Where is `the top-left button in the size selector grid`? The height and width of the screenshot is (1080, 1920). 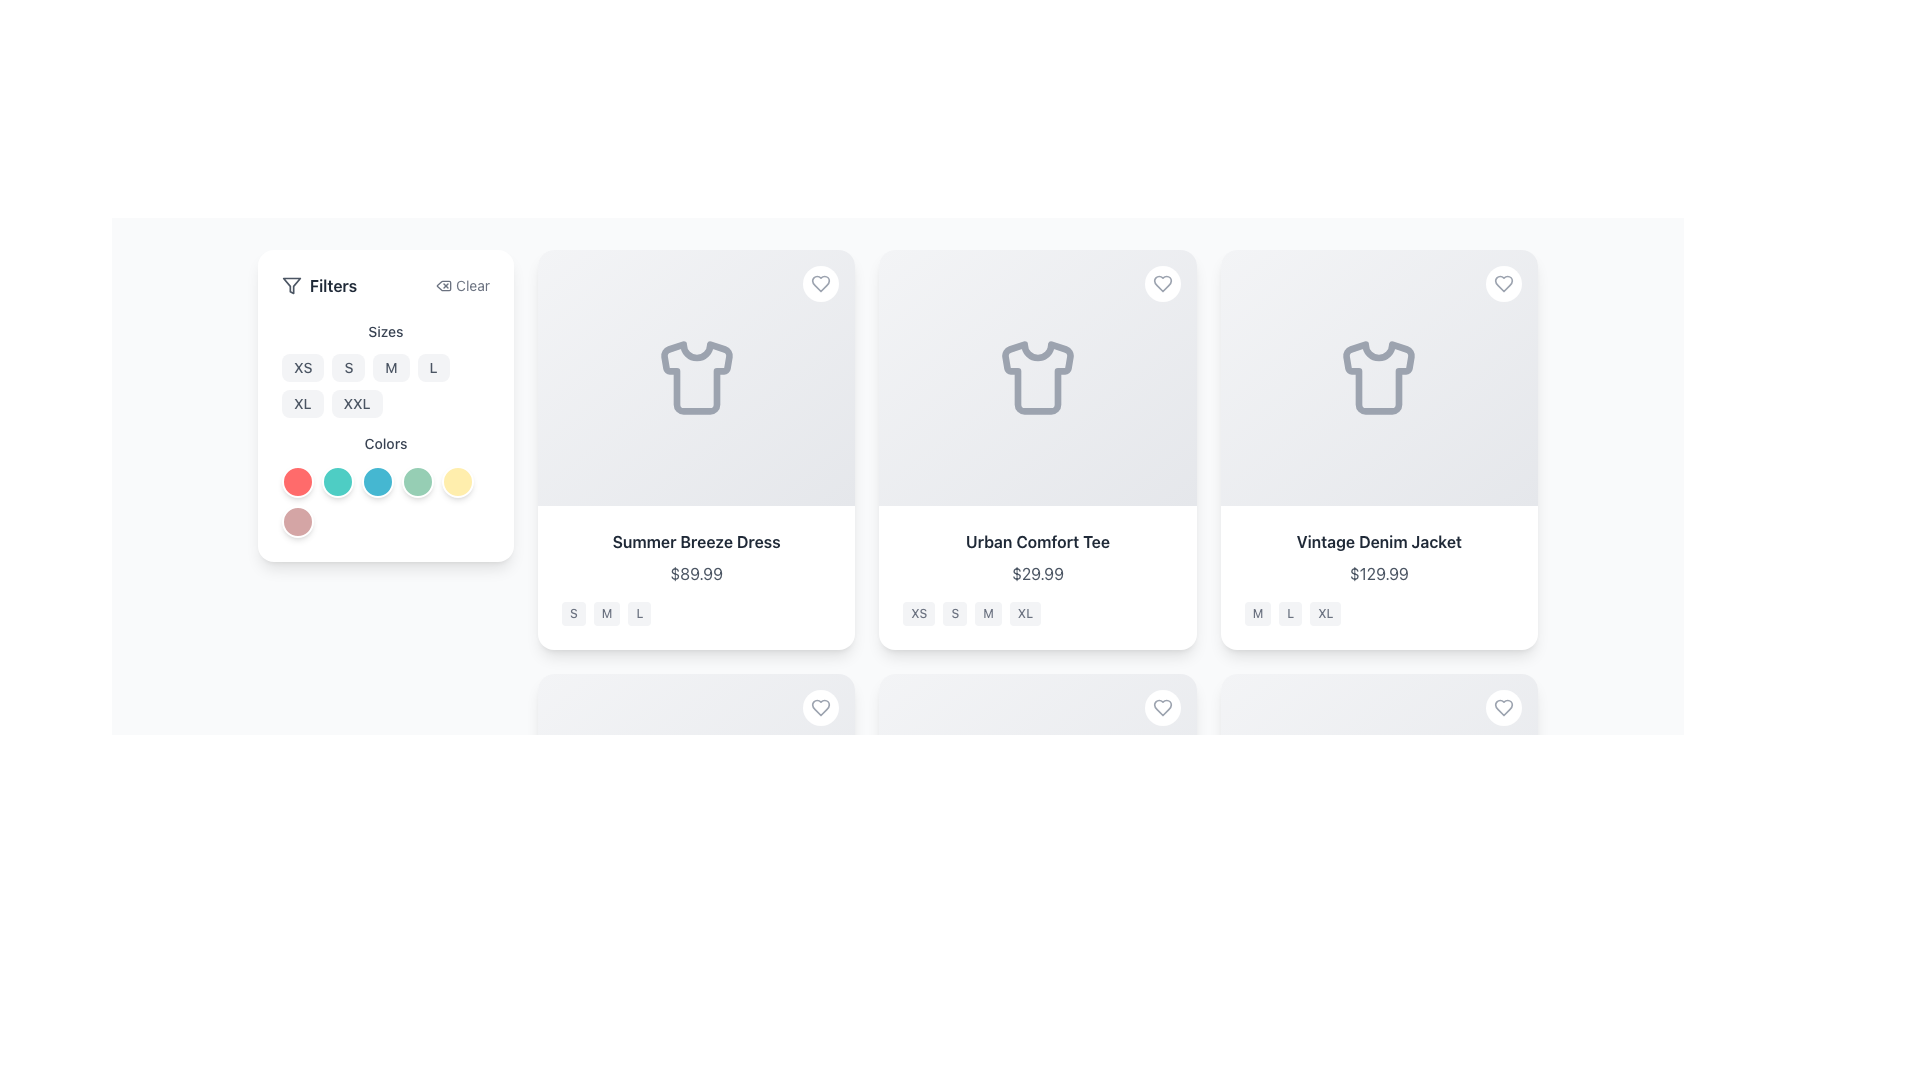 the top-left button in the size selector grid is located at coordinates (301, 367).